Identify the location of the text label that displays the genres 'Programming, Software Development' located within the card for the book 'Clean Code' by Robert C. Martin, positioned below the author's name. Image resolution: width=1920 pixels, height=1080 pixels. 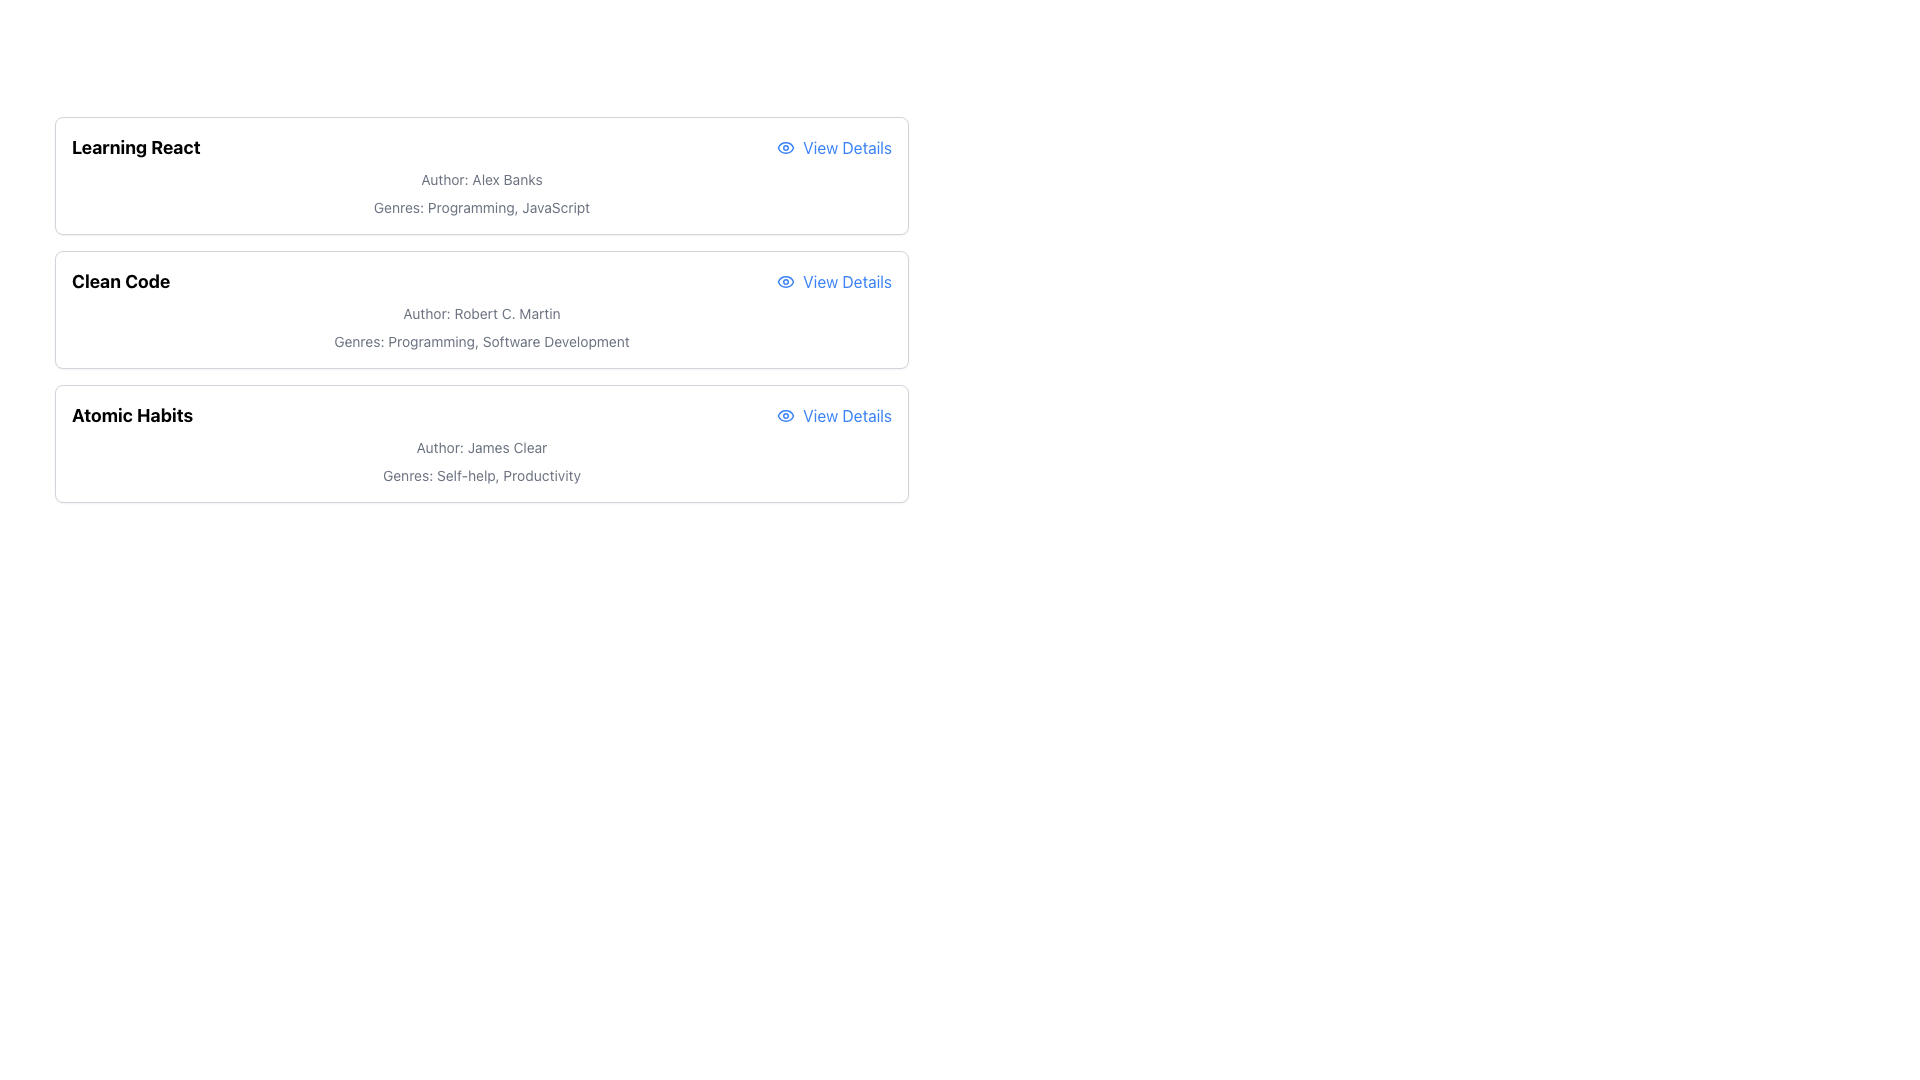
(481, 341).